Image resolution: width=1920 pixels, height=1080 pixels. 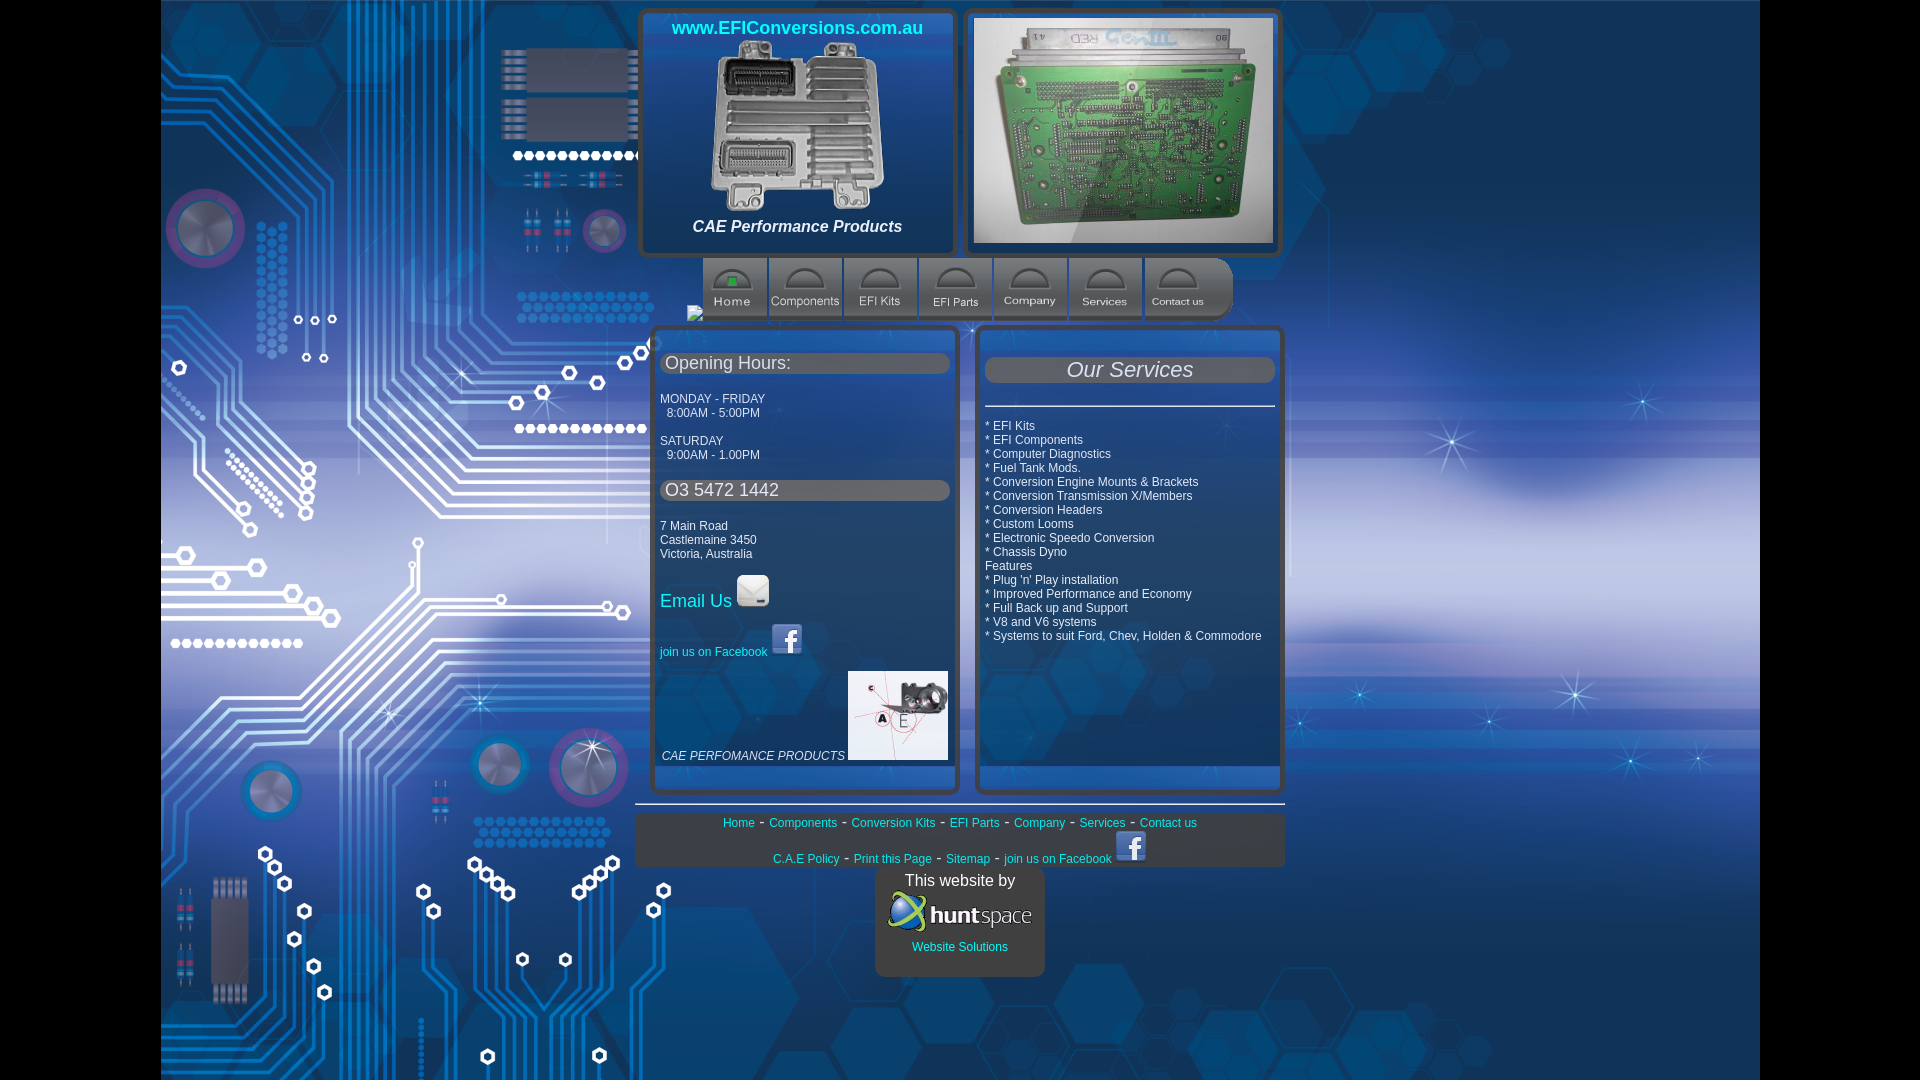 What do you see at coordinates (714, 600) in the screenshot?
I see `'Email Us'` at bounding box center [714, 600].